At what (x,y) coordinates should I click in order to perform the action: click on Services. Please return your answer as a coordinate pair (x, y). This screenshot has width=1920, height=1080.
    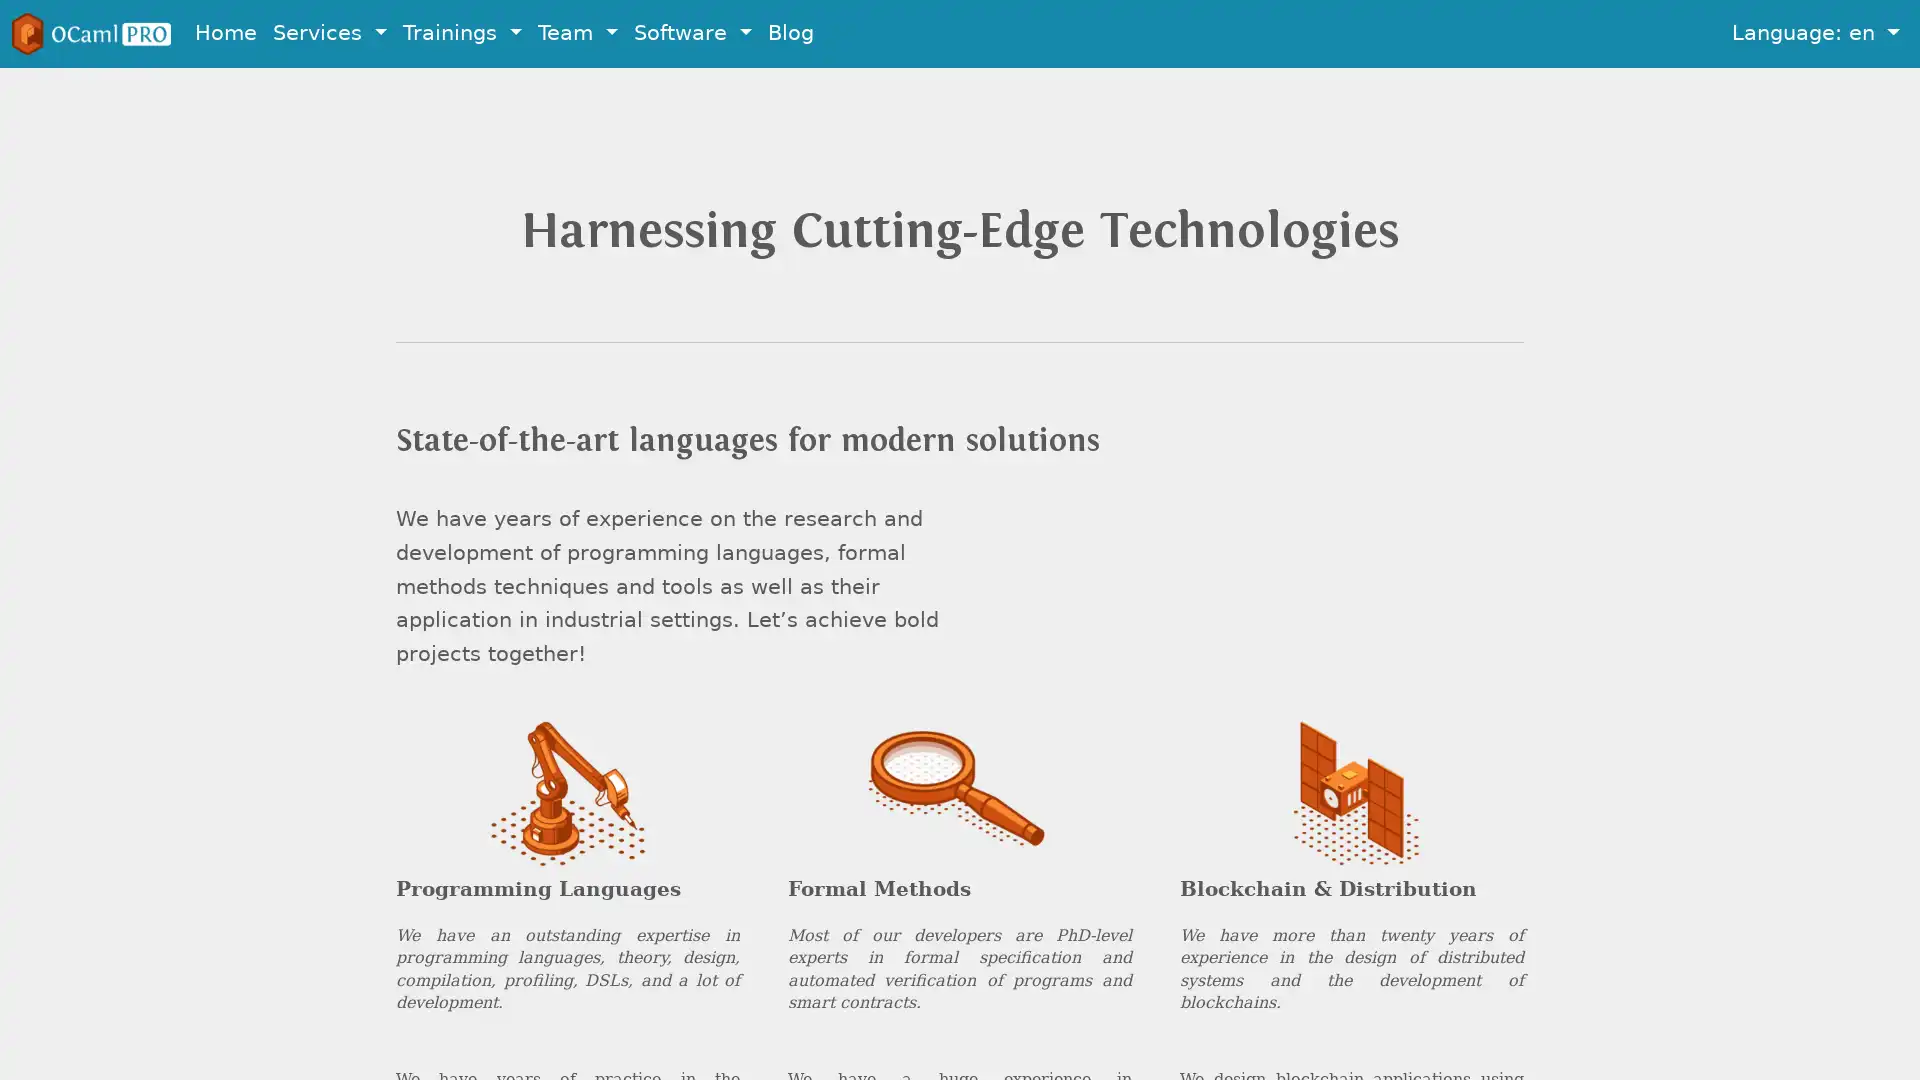
    Looking at the image, I should click on (330, 33).